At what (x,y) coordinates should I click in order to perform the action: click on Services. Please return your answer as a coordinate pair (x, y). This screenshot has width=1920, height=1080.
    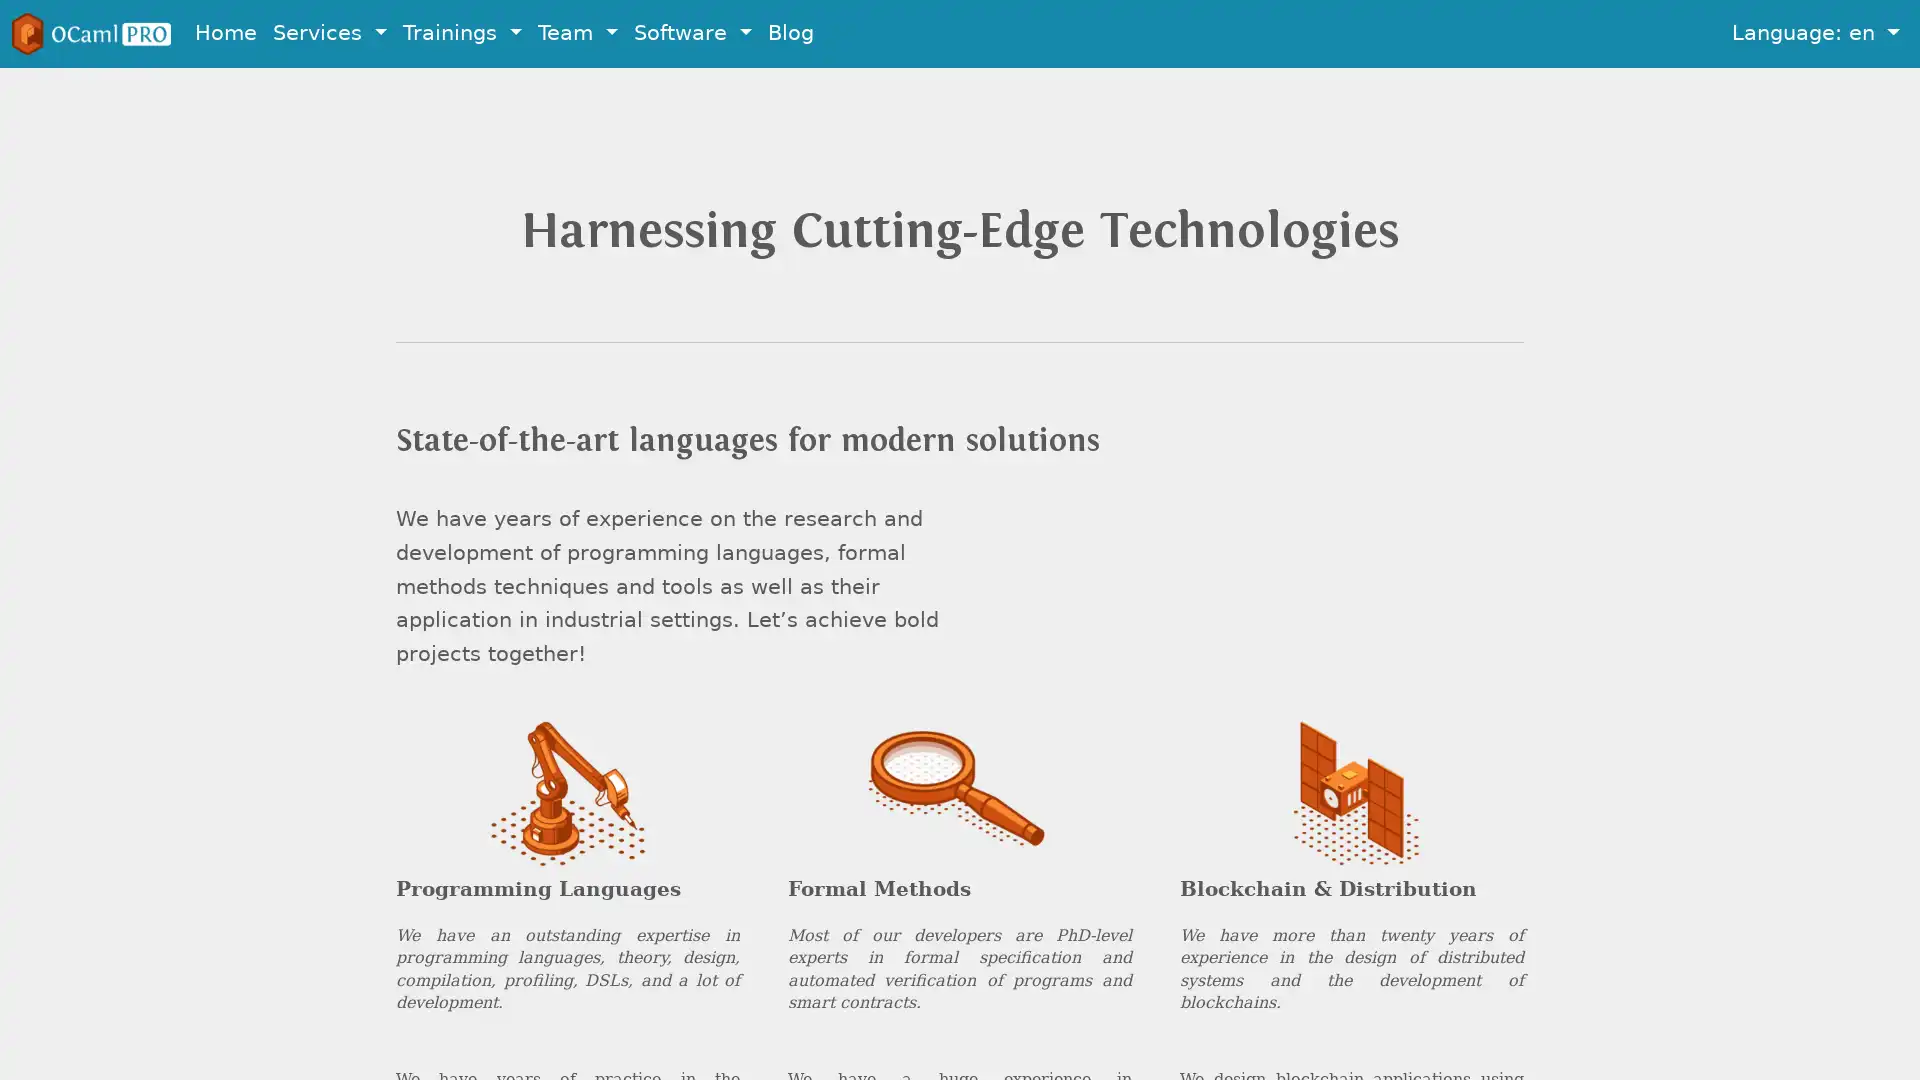
    Looking at the image, I should click on (330, 33).